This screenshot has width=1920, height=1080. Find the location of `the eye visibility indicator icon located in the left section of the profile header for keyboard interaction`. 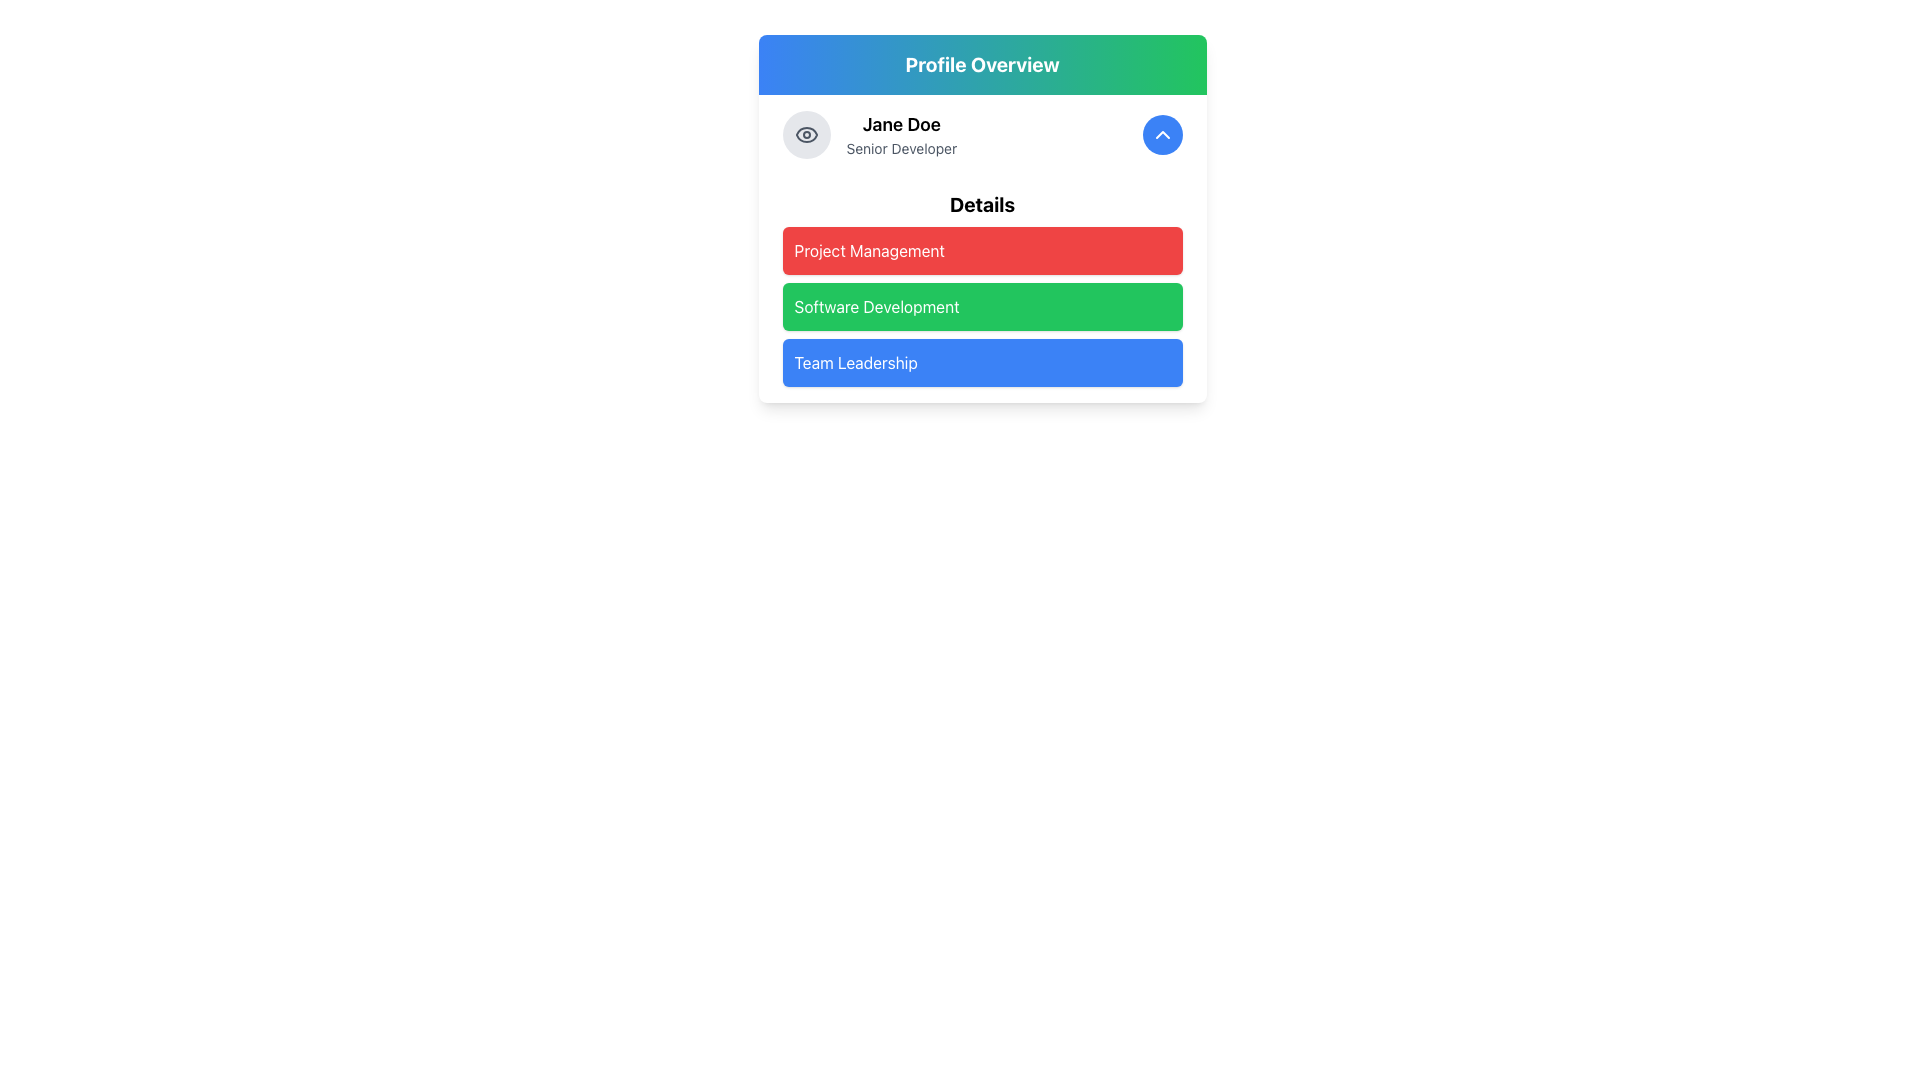

the eye visibility indicator icon located in the left section of the profile header for keyboard interaction is located at coordinates (806, 135).